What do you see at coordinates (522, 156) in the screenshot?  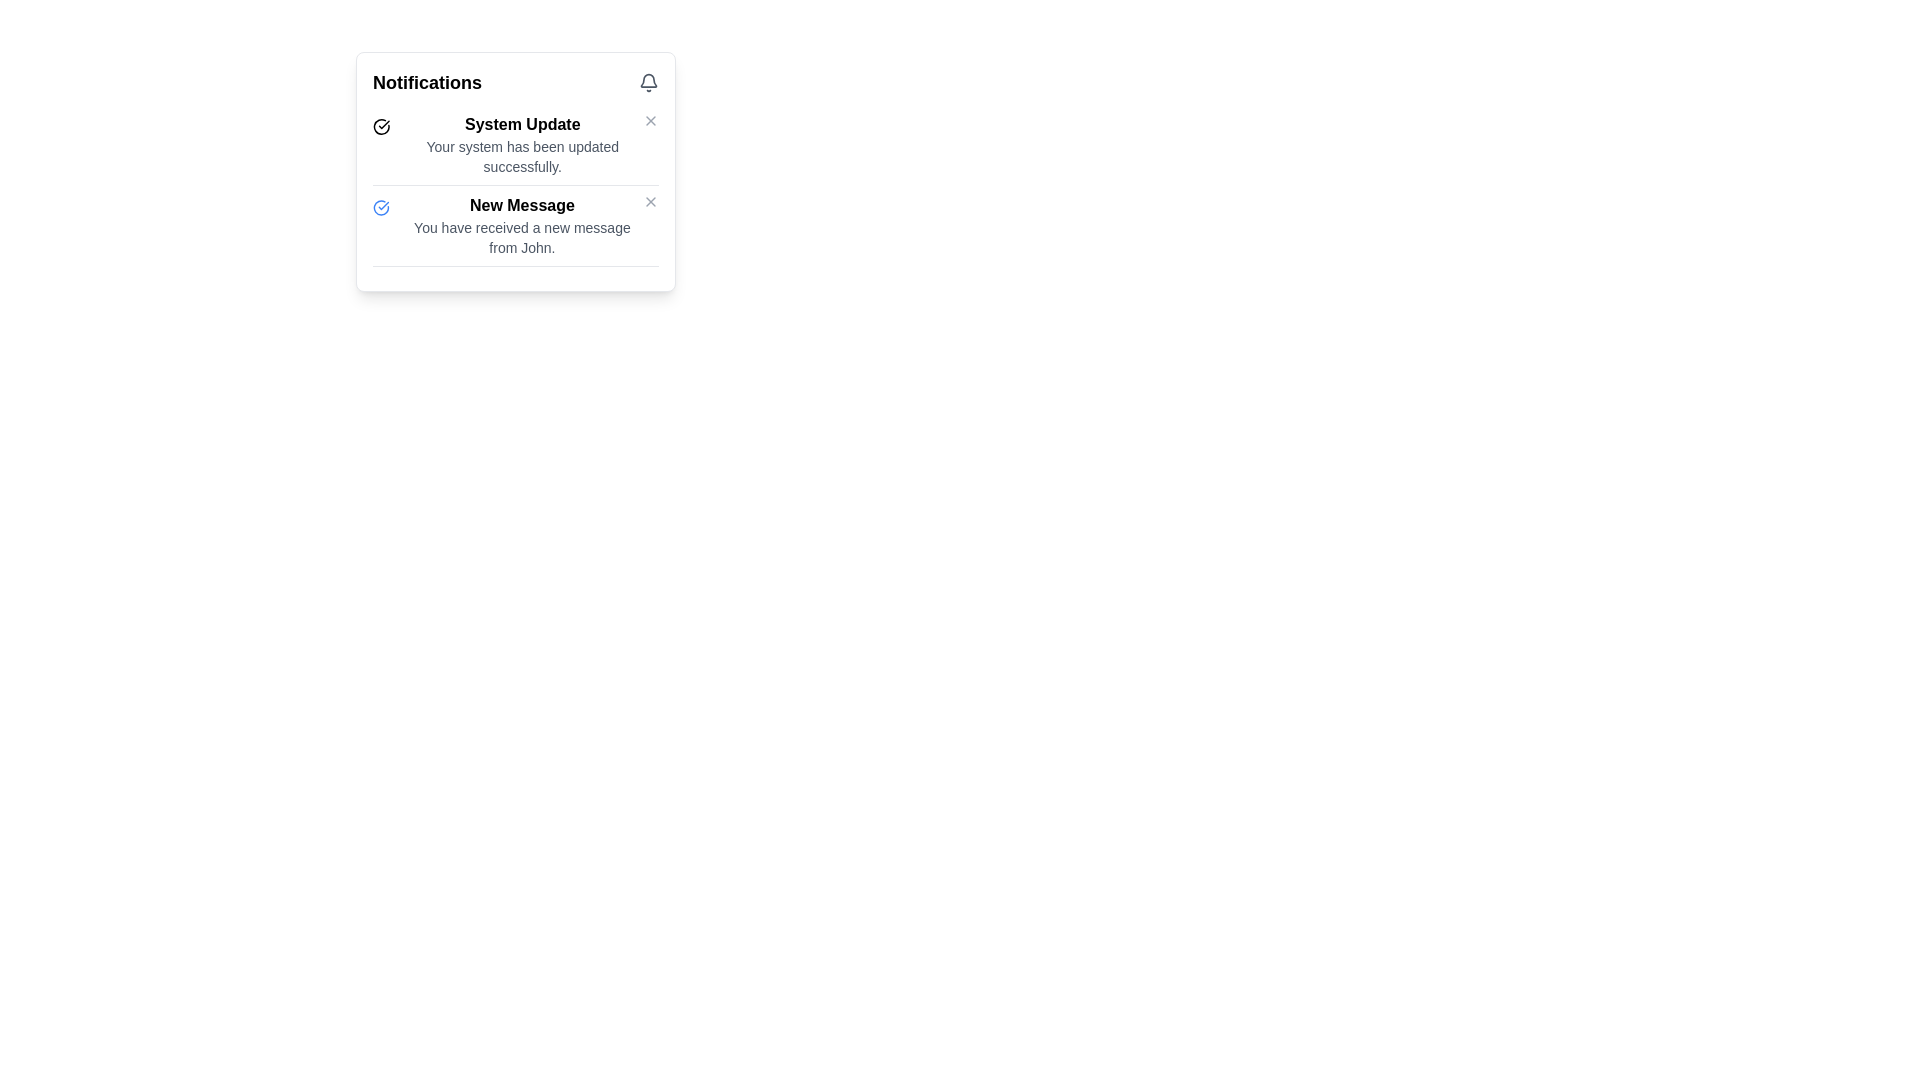 I see `text snippet that states 'Your system has been updated successfully.' located under the header 'System Update' in the notification card layout` at bounding box center [522, 156].